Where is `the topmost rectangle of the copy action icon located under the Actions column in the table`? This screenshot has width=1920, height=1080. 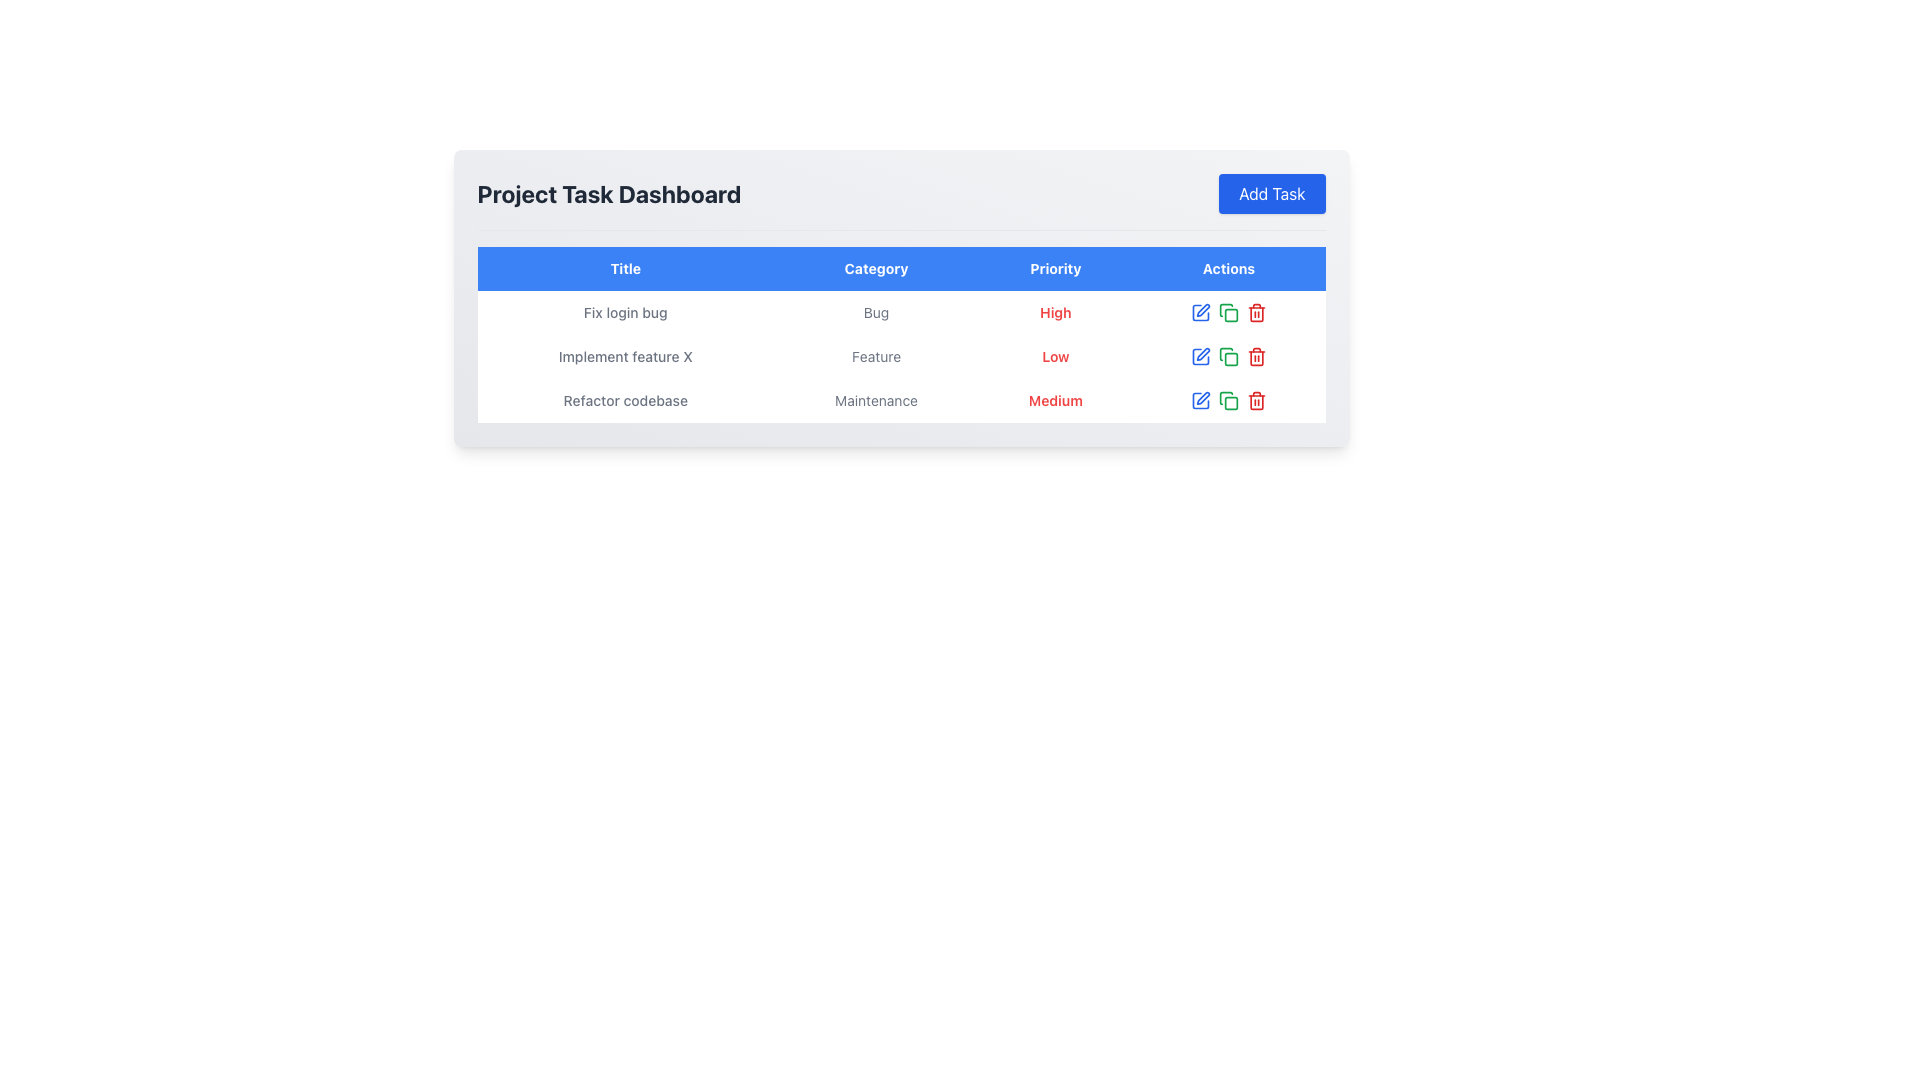 the topmost rectangle of the copy action icon located under the Actions column in the table is located at coordinates (1230, 315).